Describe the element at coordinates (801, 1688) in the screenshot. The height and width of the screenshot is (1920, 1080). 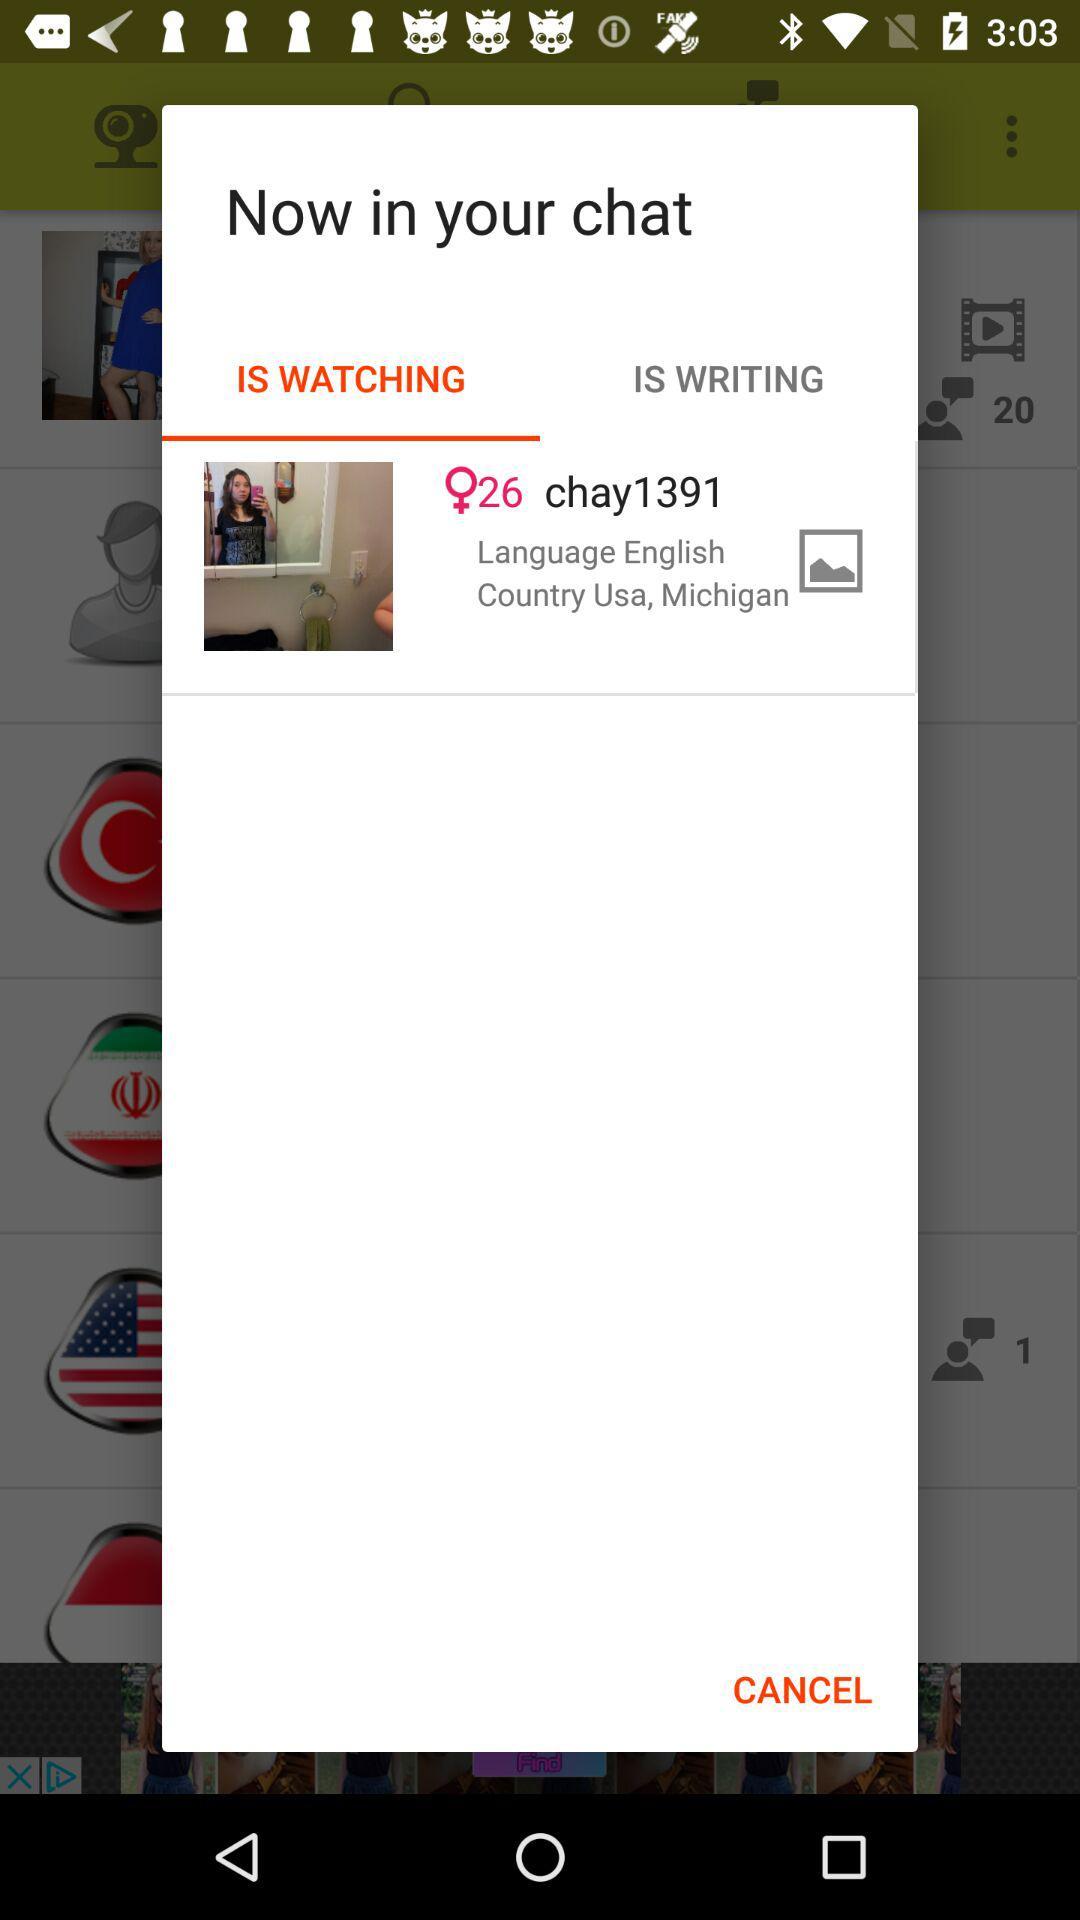
I see `the icon at the bottom right corner` at that location.